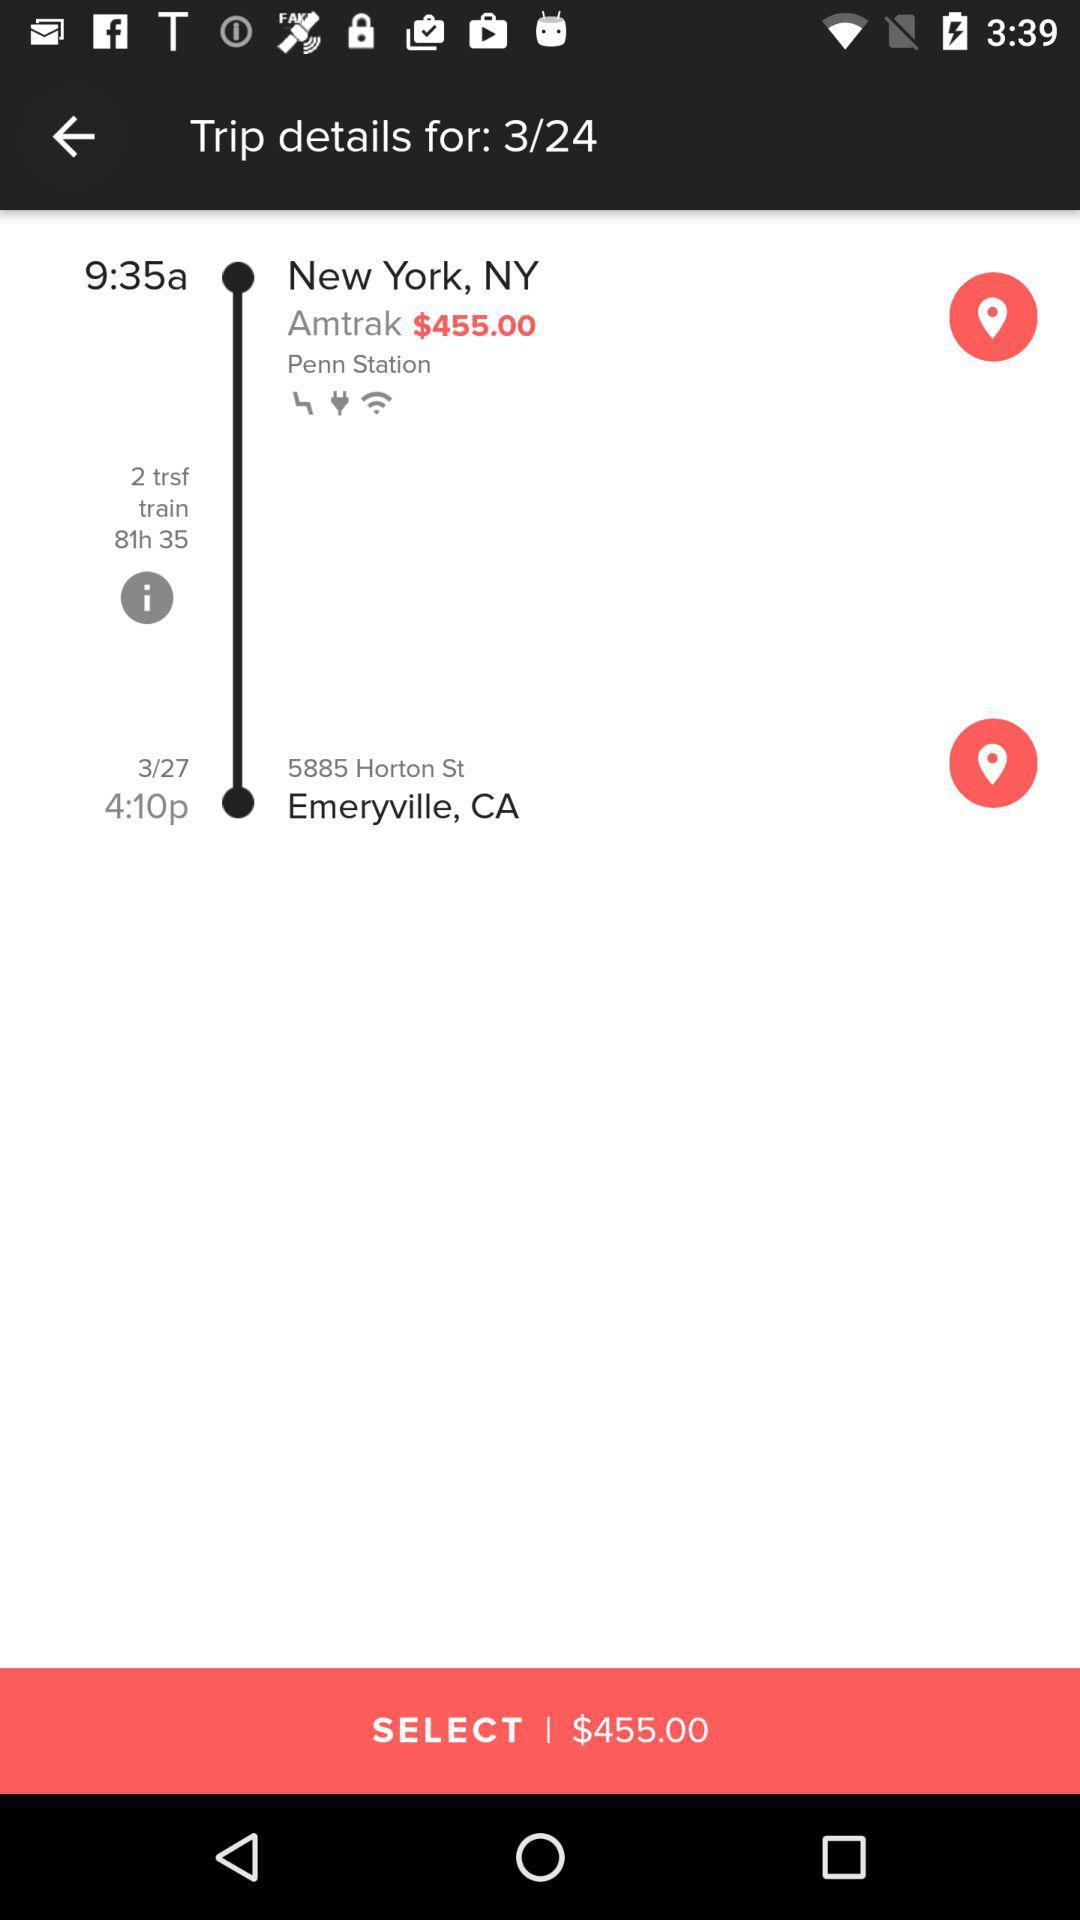 Image resolution: width=1080 pixels, height=1920 pixels. I want to click on track your location, so click(993, 762).